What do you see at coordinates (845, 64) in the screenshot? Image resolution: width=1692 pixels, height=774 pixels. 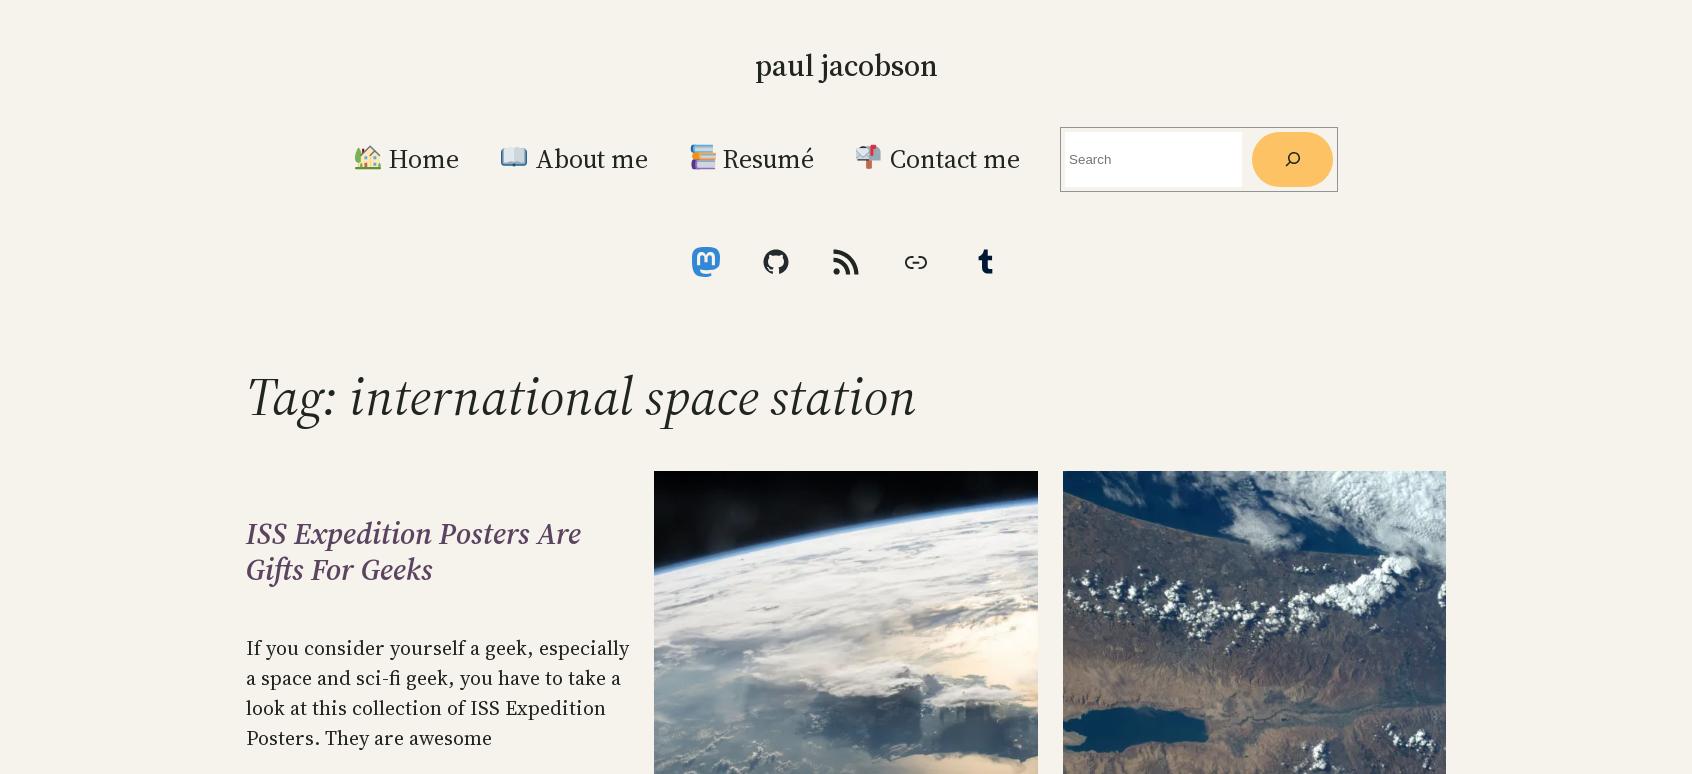 I see `'Paul Jacobson'` at bounding box center [845, 64].